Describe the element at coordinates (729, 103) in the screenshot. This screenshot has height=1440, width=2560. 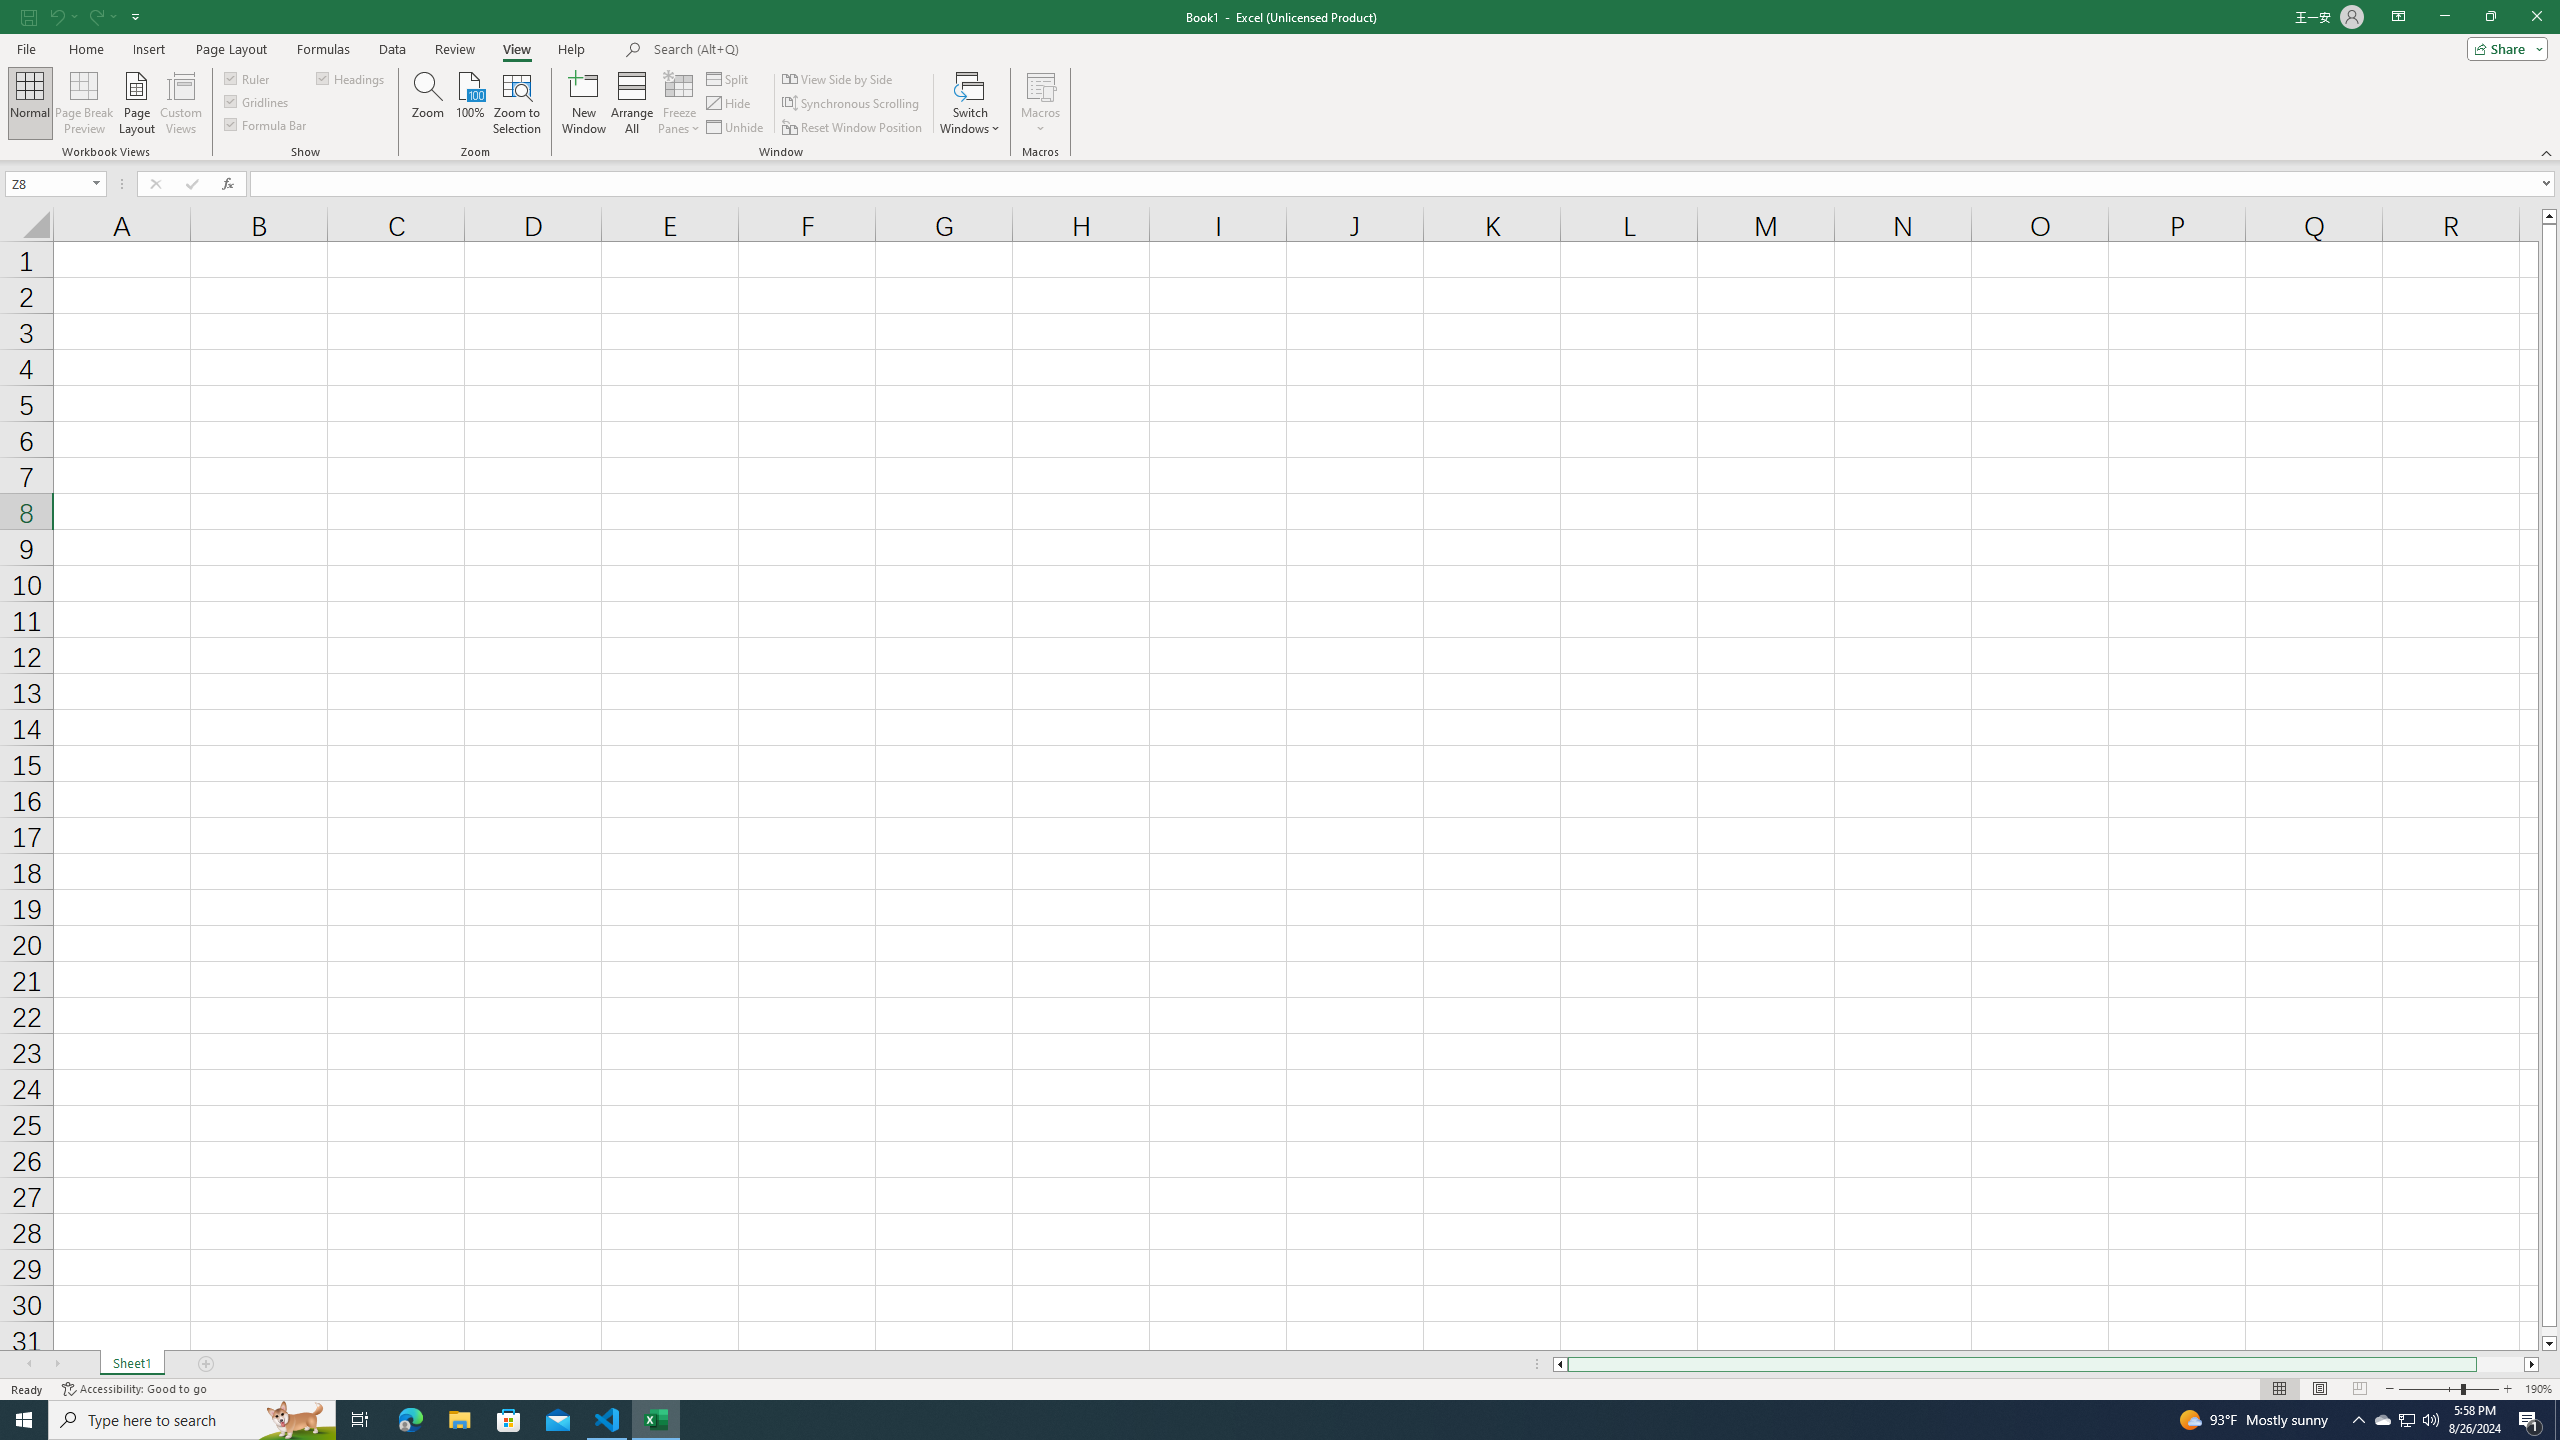
I see `'Hide'` at that location.